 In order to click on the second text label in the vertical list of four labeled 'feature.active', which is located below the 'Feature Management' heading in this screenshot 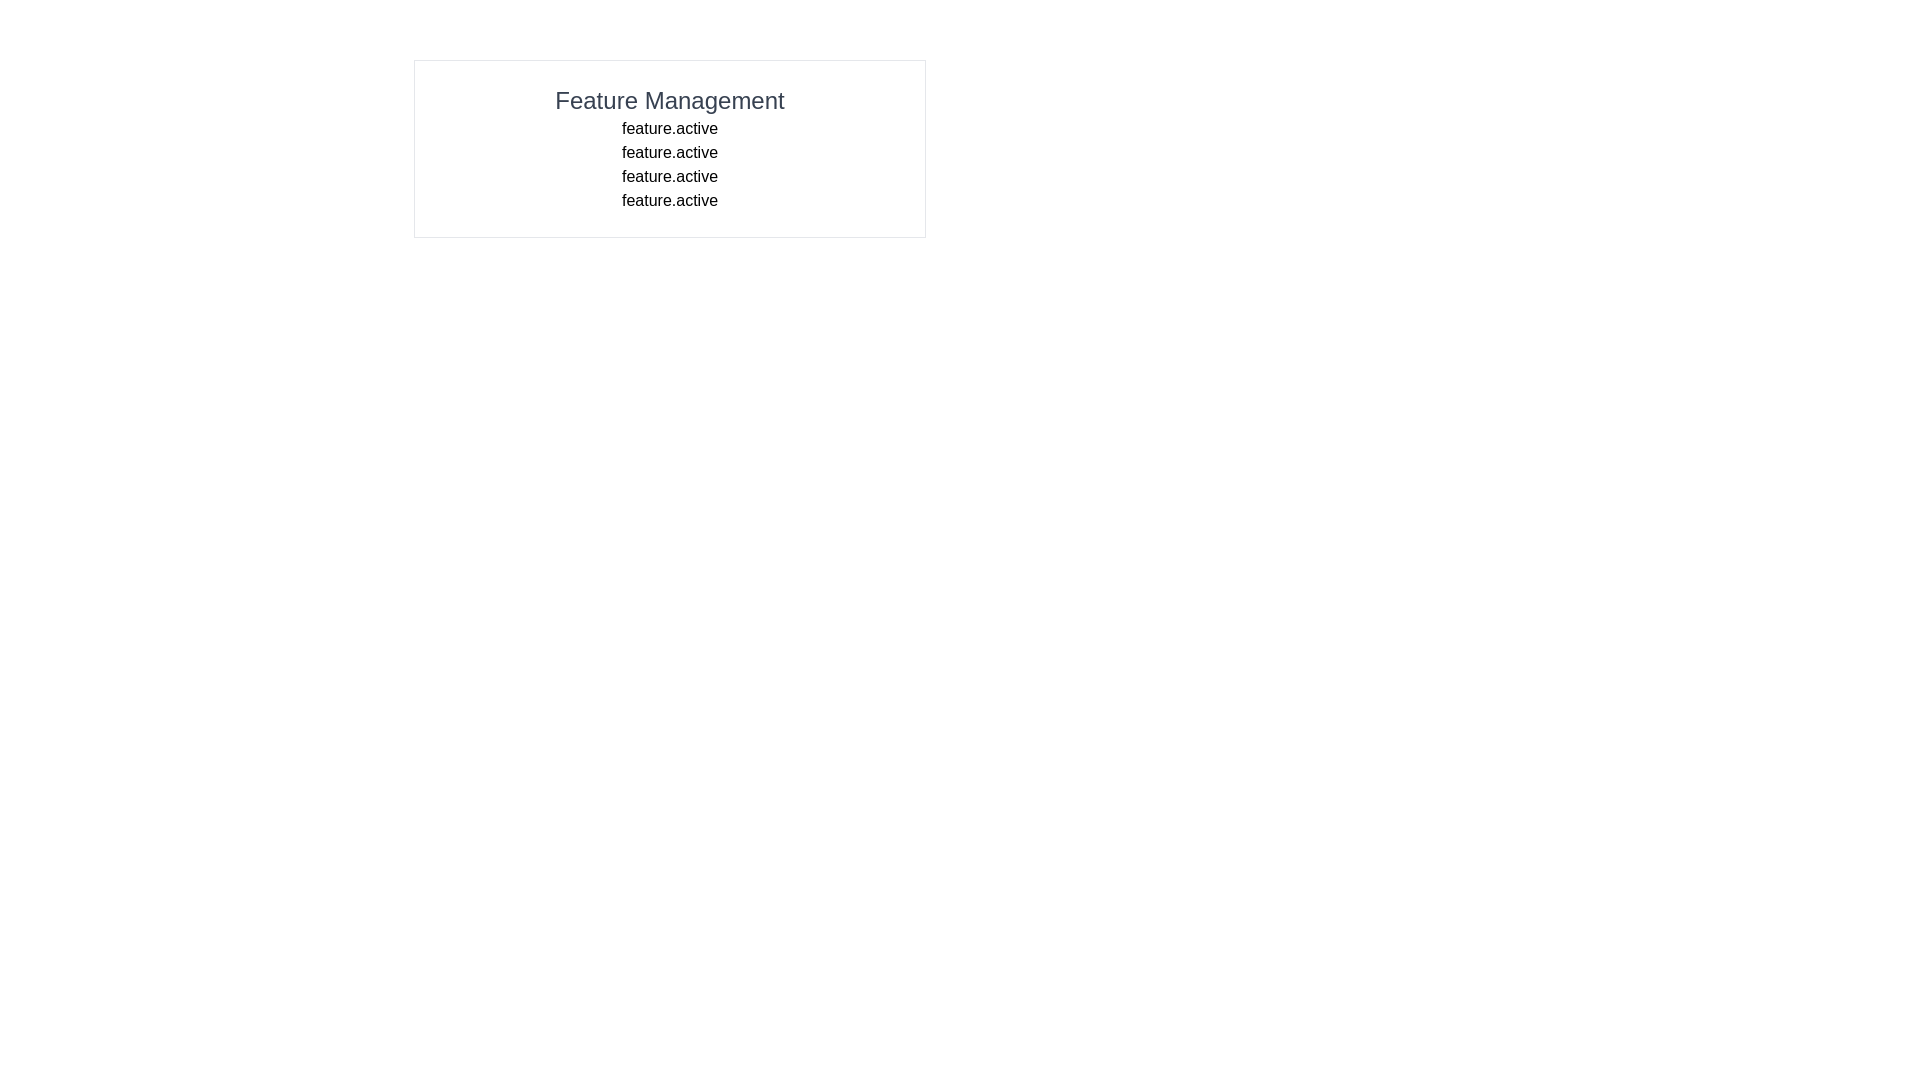, I will do `click(670, 152)`.